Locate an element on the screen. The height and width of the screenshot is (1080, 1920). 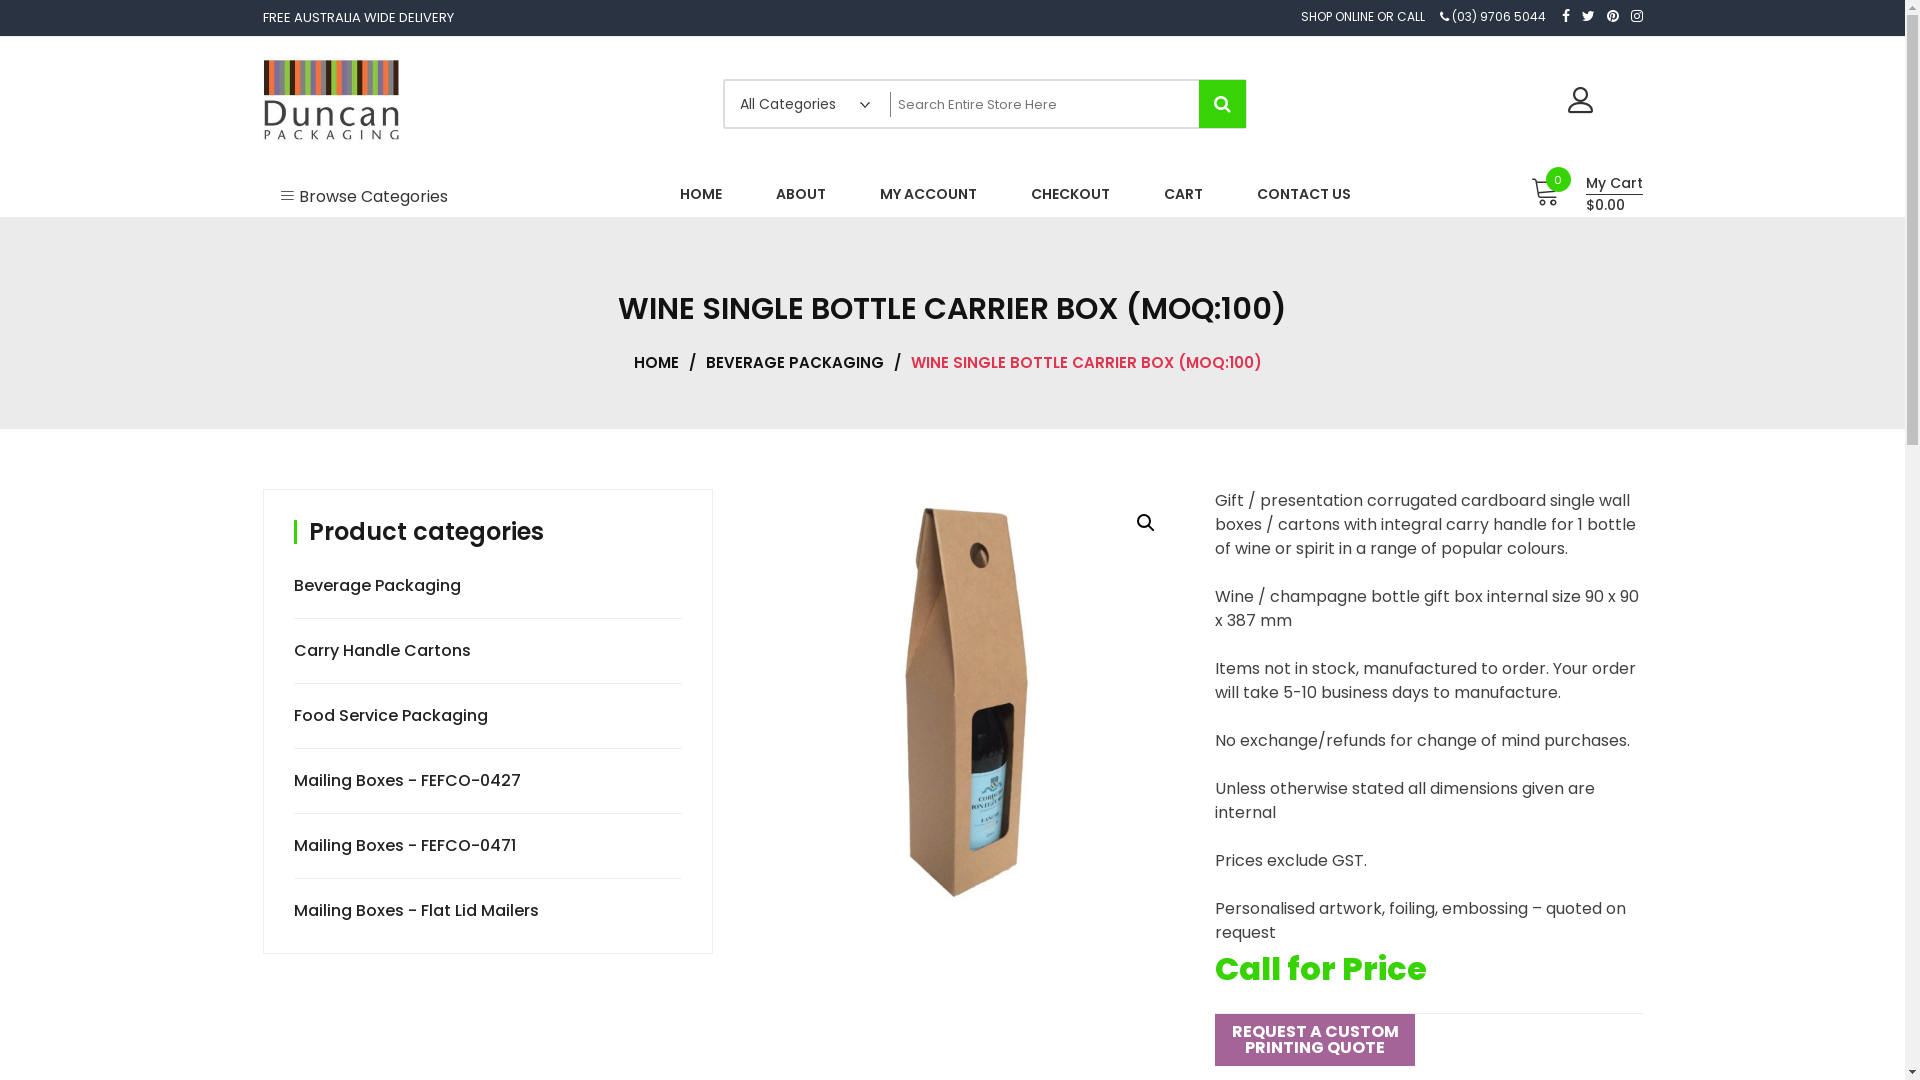
'HOME' is located at coordinates (661, 362).